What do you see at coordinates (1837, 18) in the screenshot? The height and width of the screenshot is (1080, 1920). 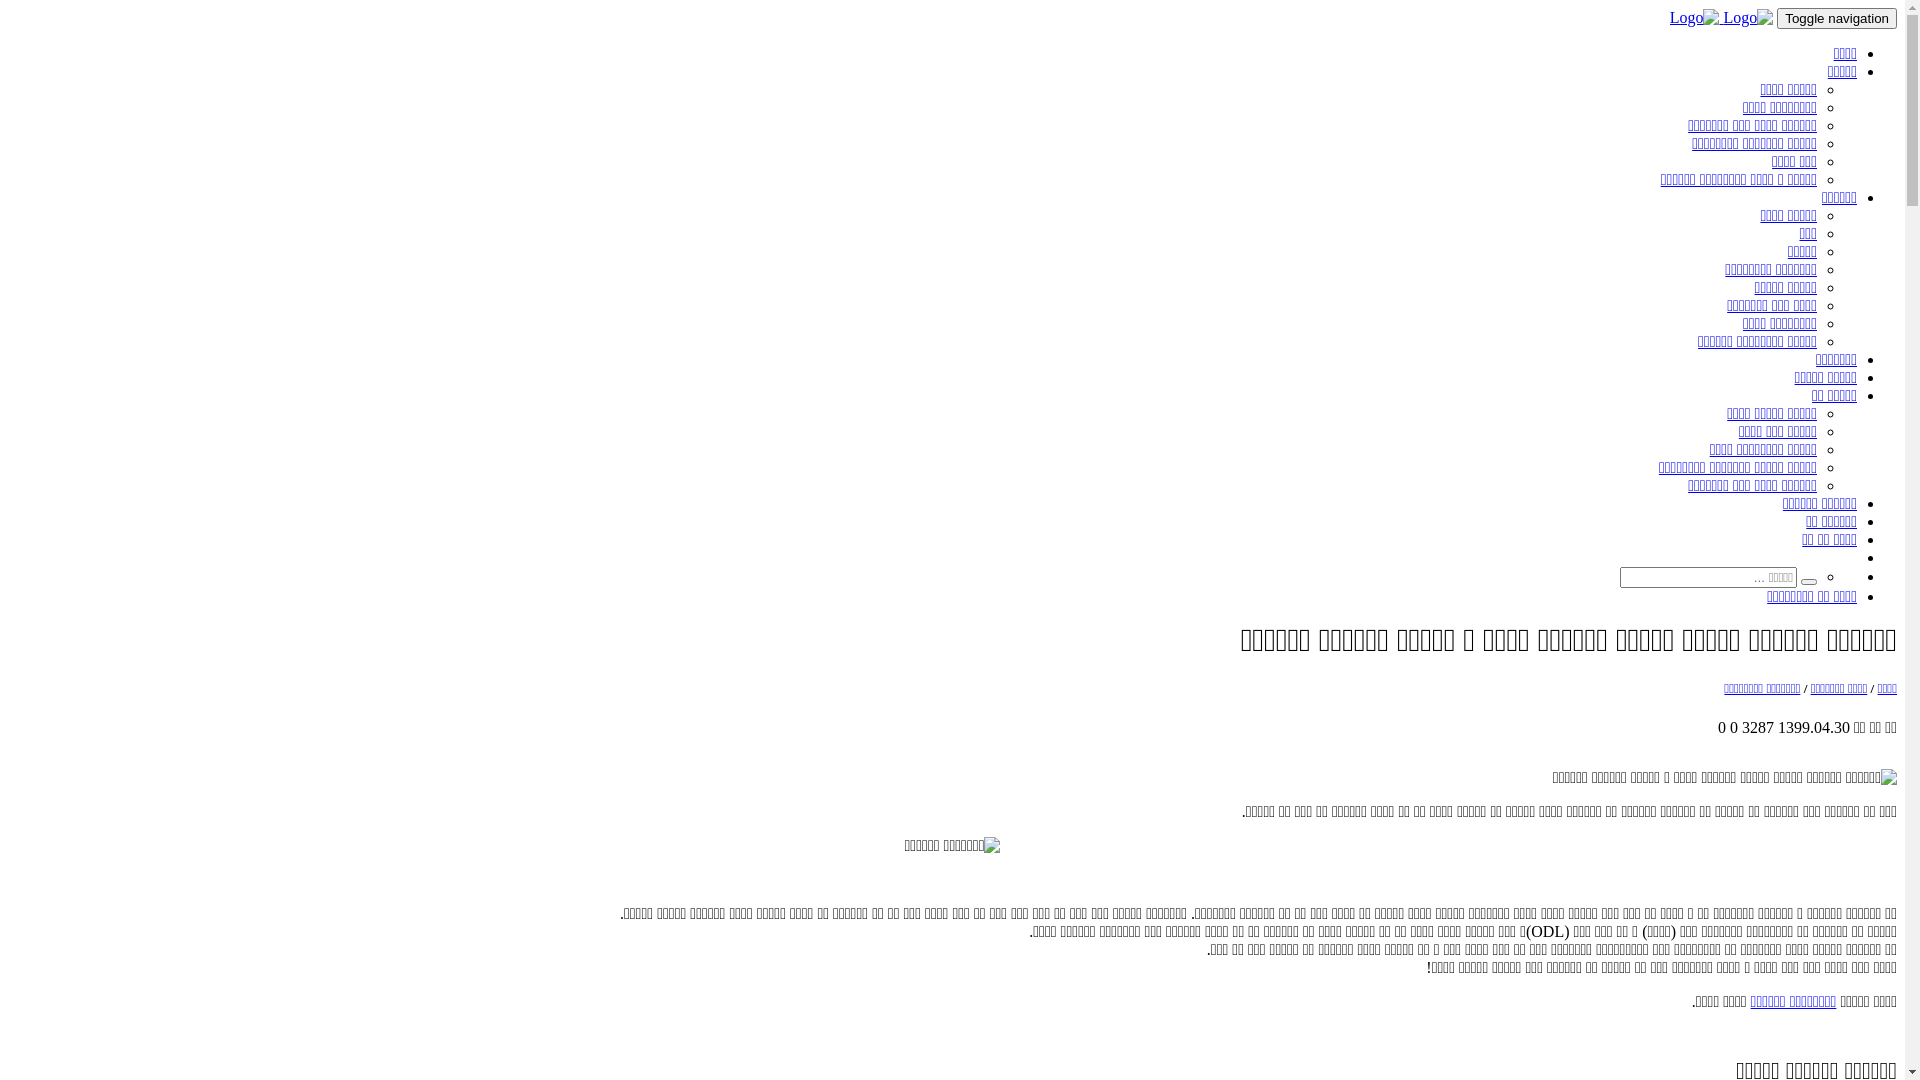 I see `'Toggle navigation'` at bounding box center [1837, 18].